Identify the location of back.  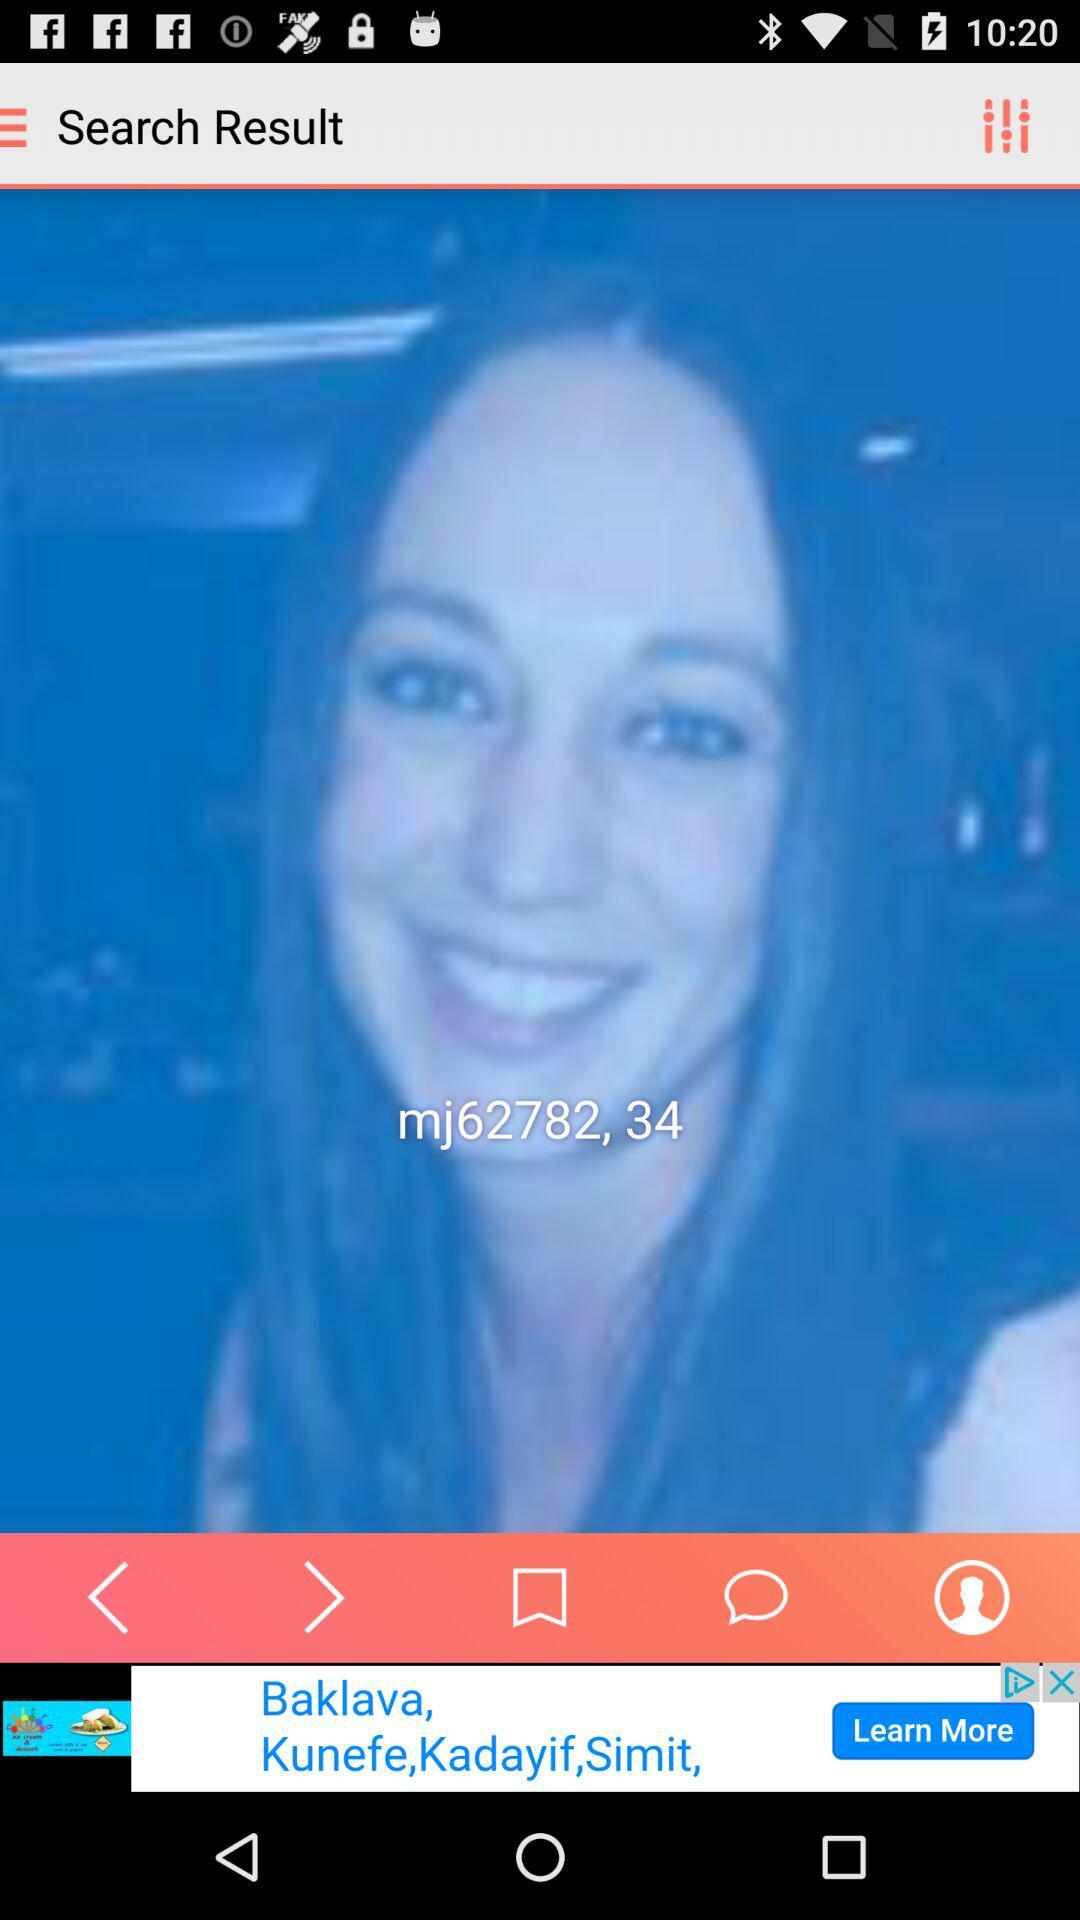
(108, 1596).